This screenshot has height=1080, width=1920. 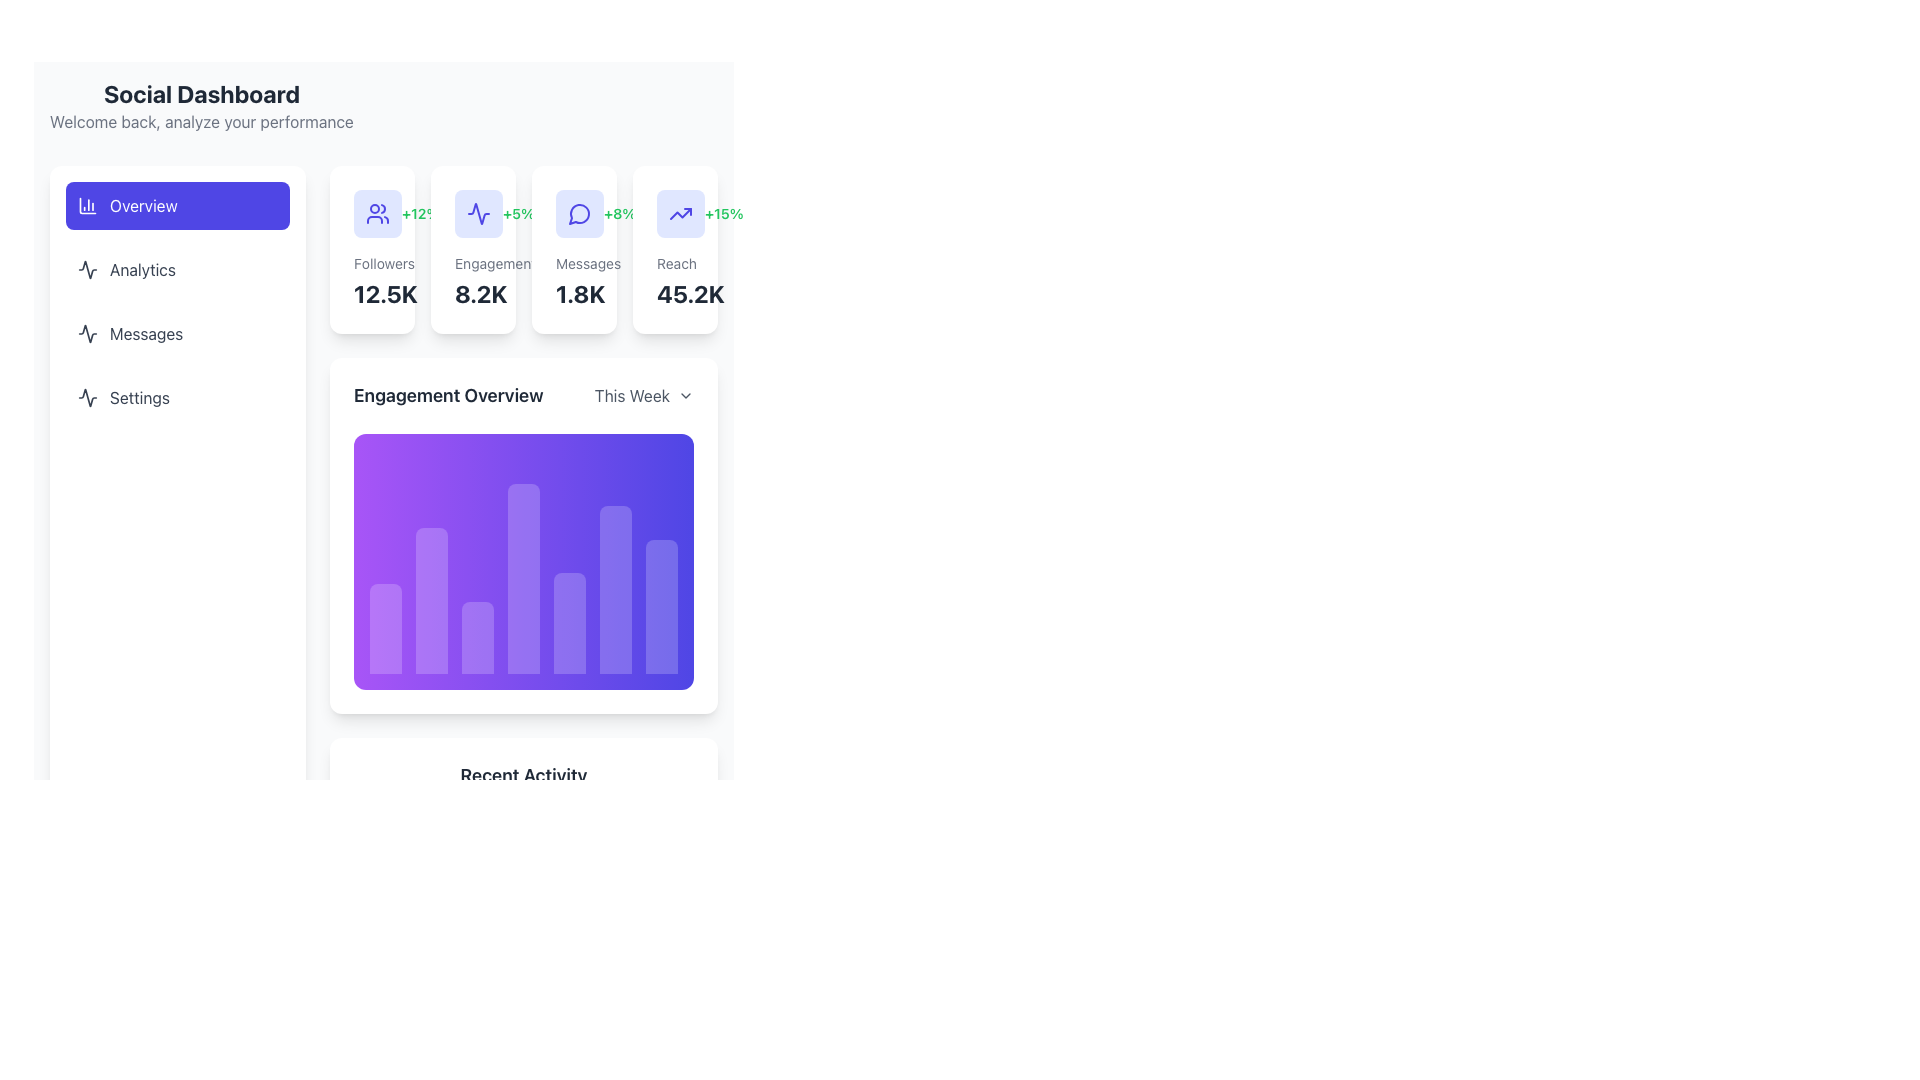 What do you see at coordinates (578, 214) in the screenshot?
I see `the speech bubble icon, which is a vector representation with a circular outer boundary and a triangle at the bottom left, located within the third card from the left in the row of status cards, representing 'Messages'` at bounding box center [578, 214].